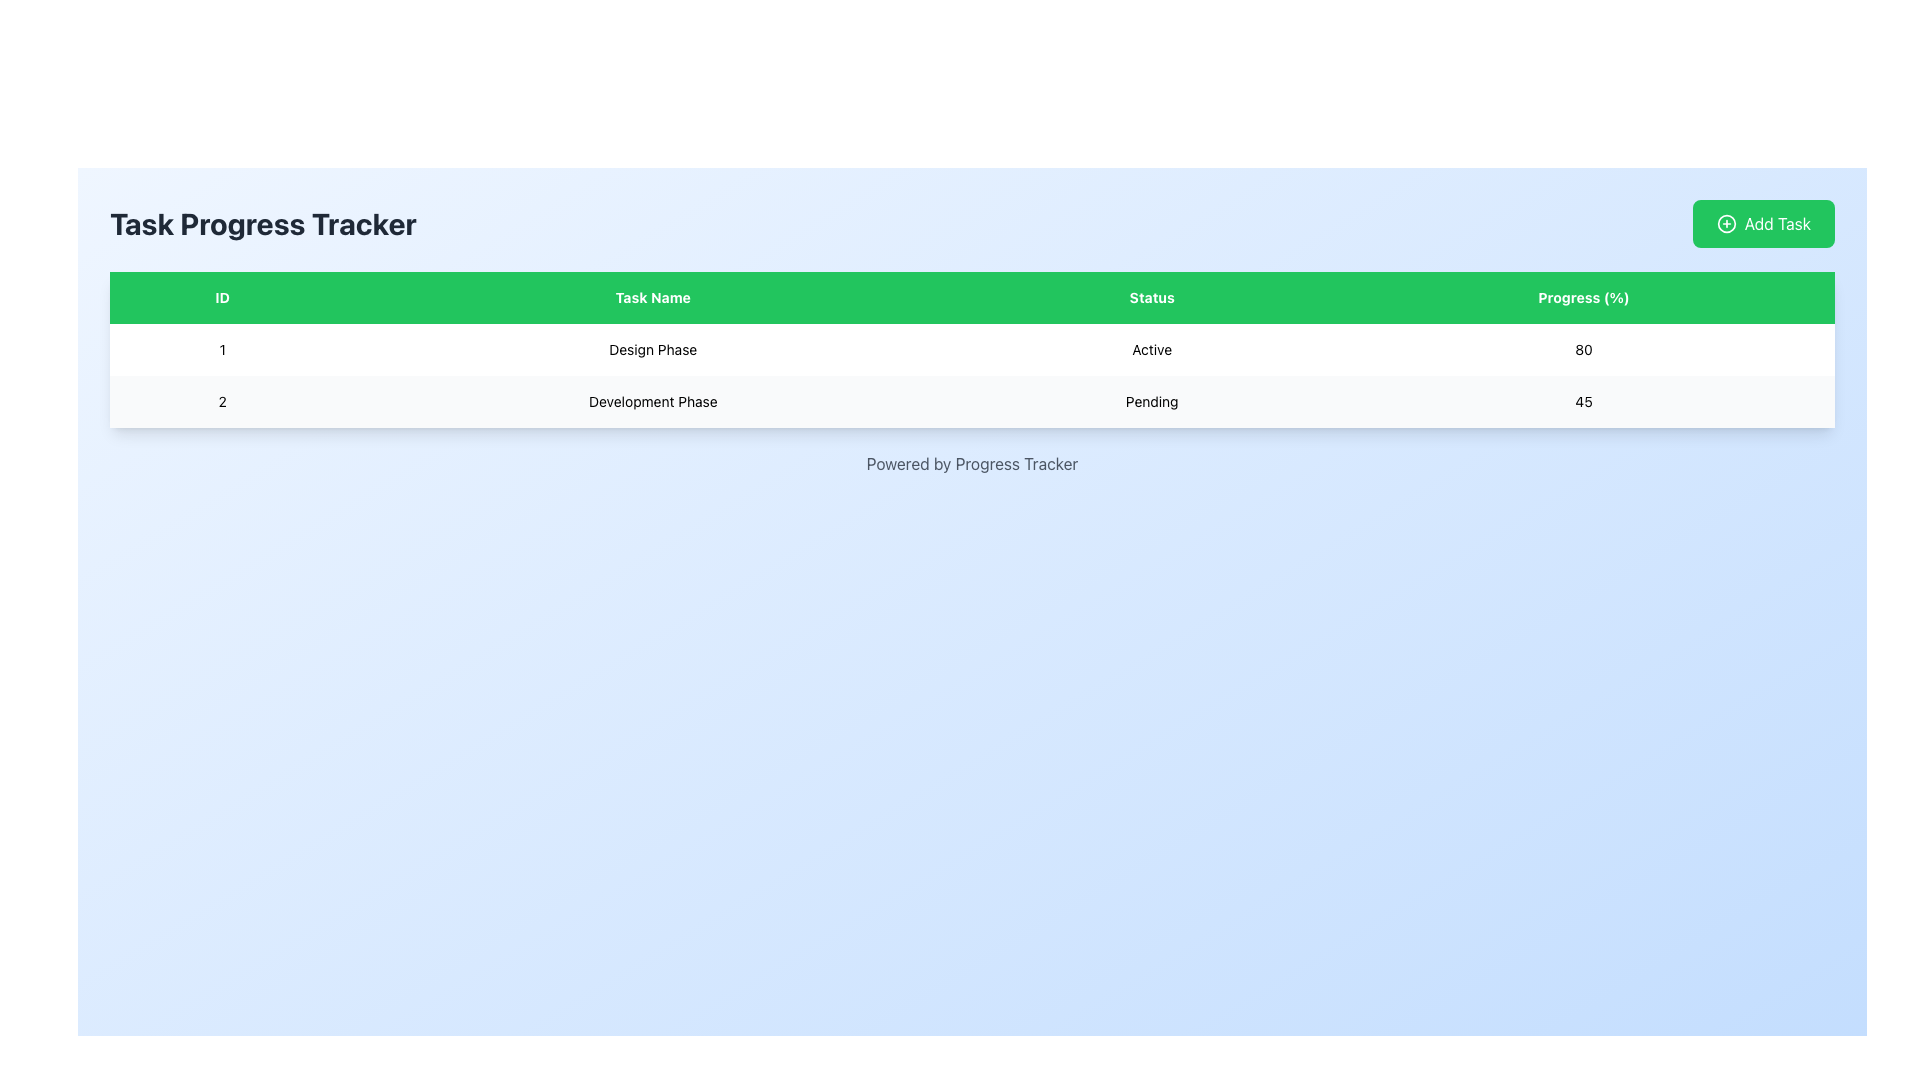 The width and height of the screenshot is (1920, 1080). I want to click on the circular decorative element that is part of the 'Add Task' button, located at the top-right corner of the interface, so click(1725, 223).